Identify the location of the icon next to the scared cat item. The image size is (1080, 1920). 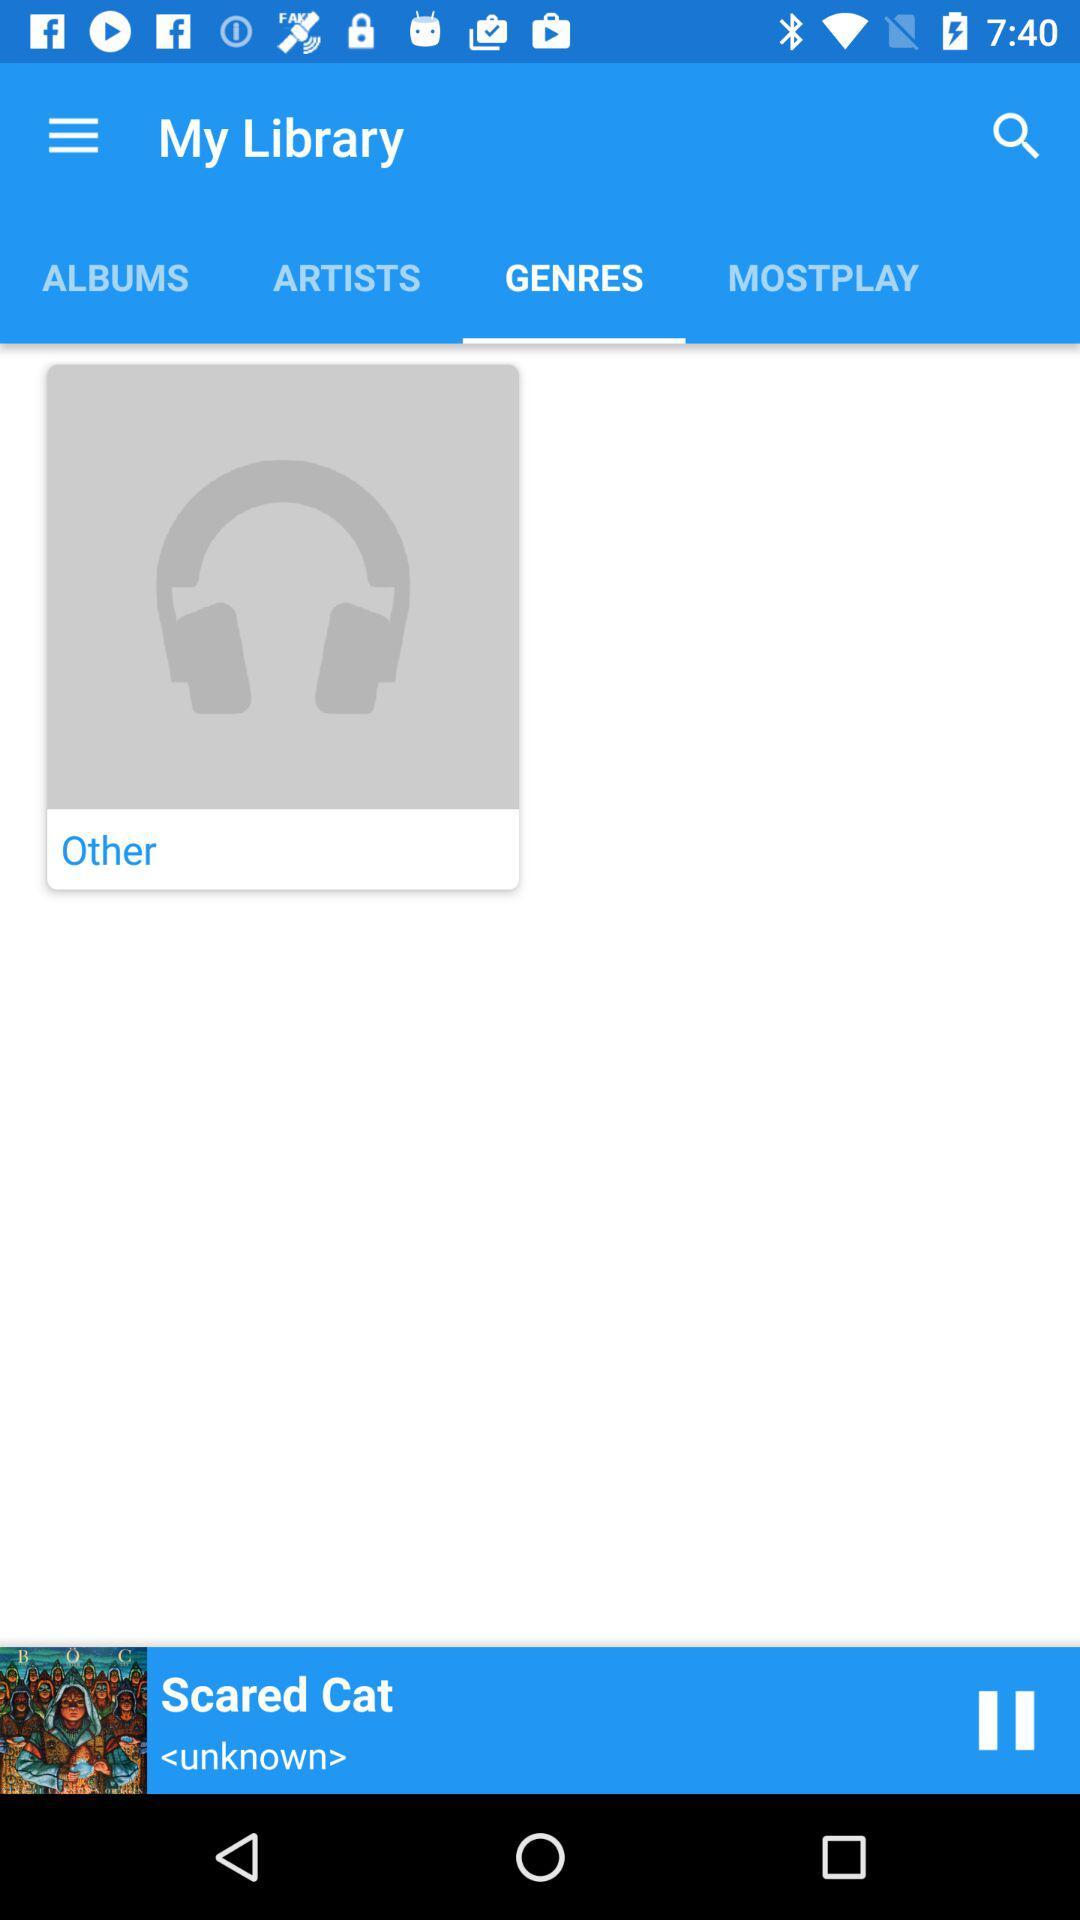
(1006, 1719).